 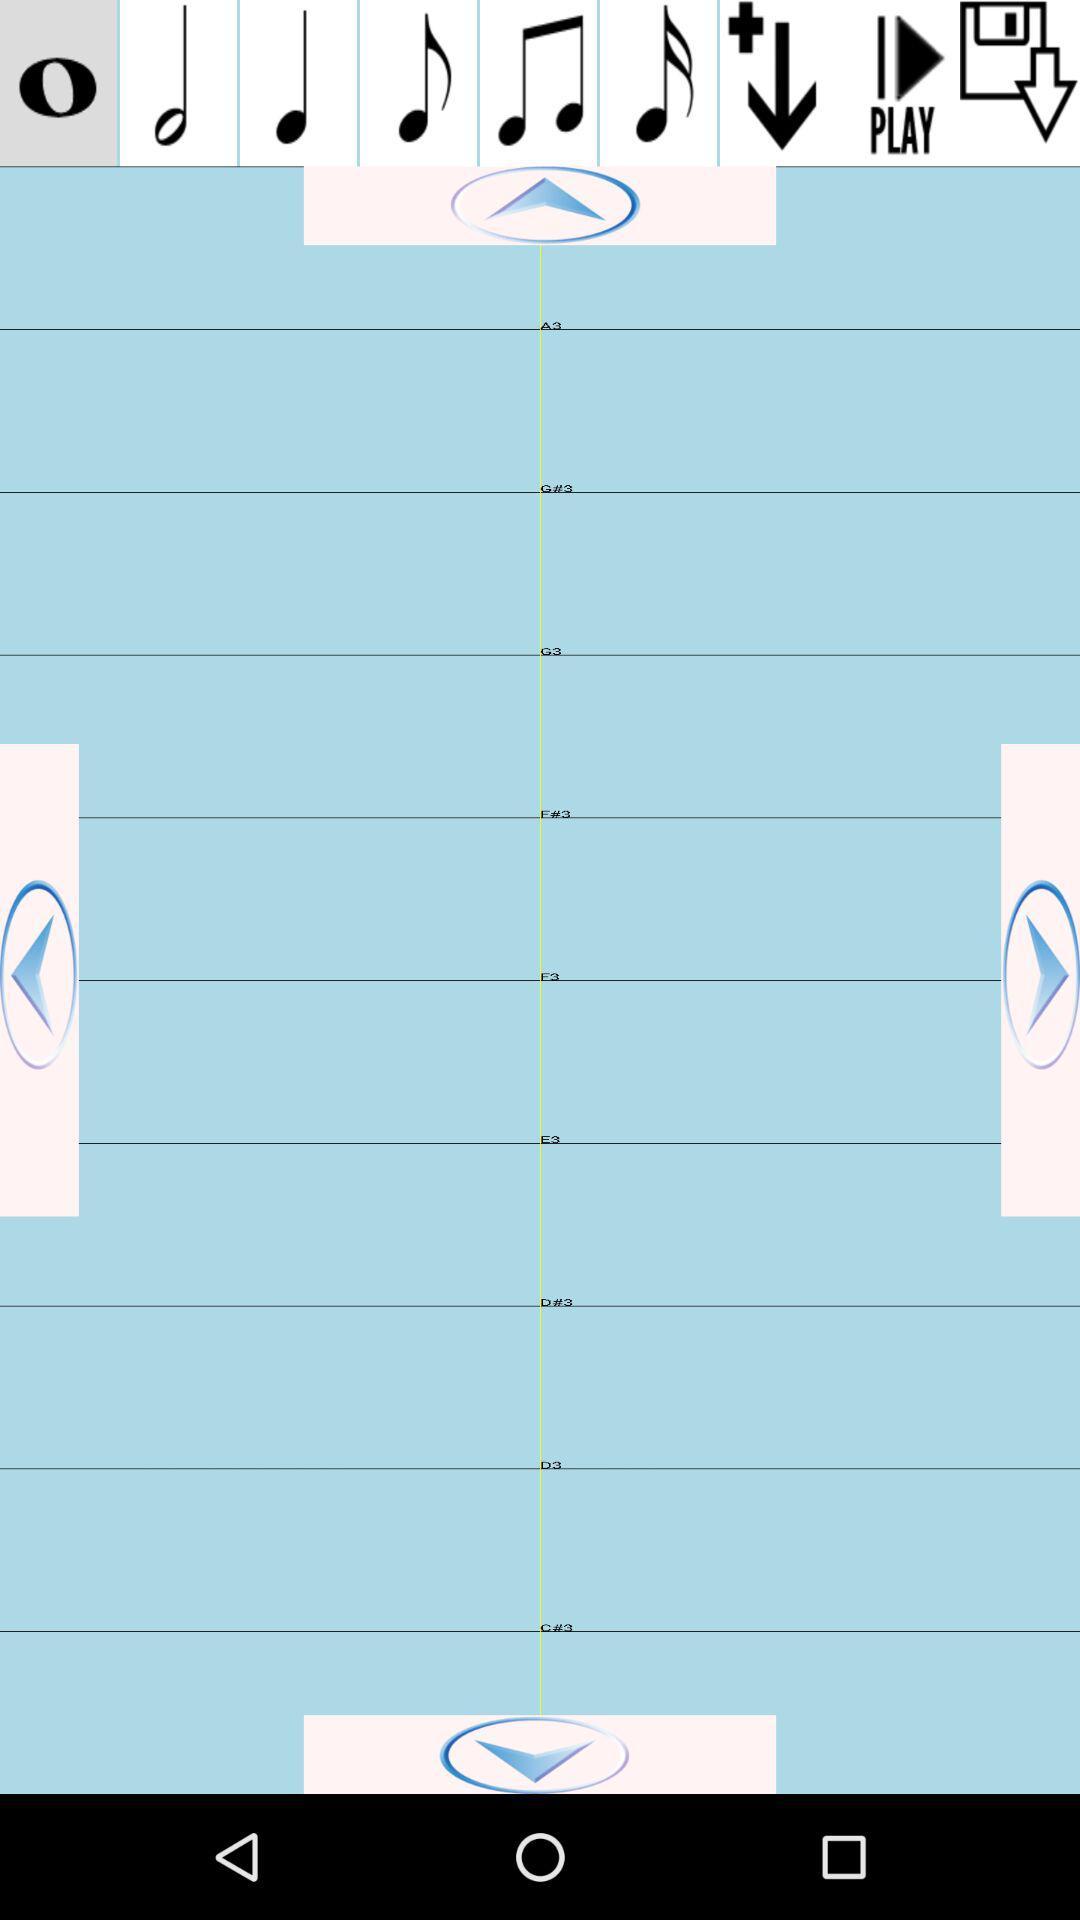 What do you see at coordinates (540, 1753) in the screenshot?
I see `scroll down` at bounding box center [540, 1753].